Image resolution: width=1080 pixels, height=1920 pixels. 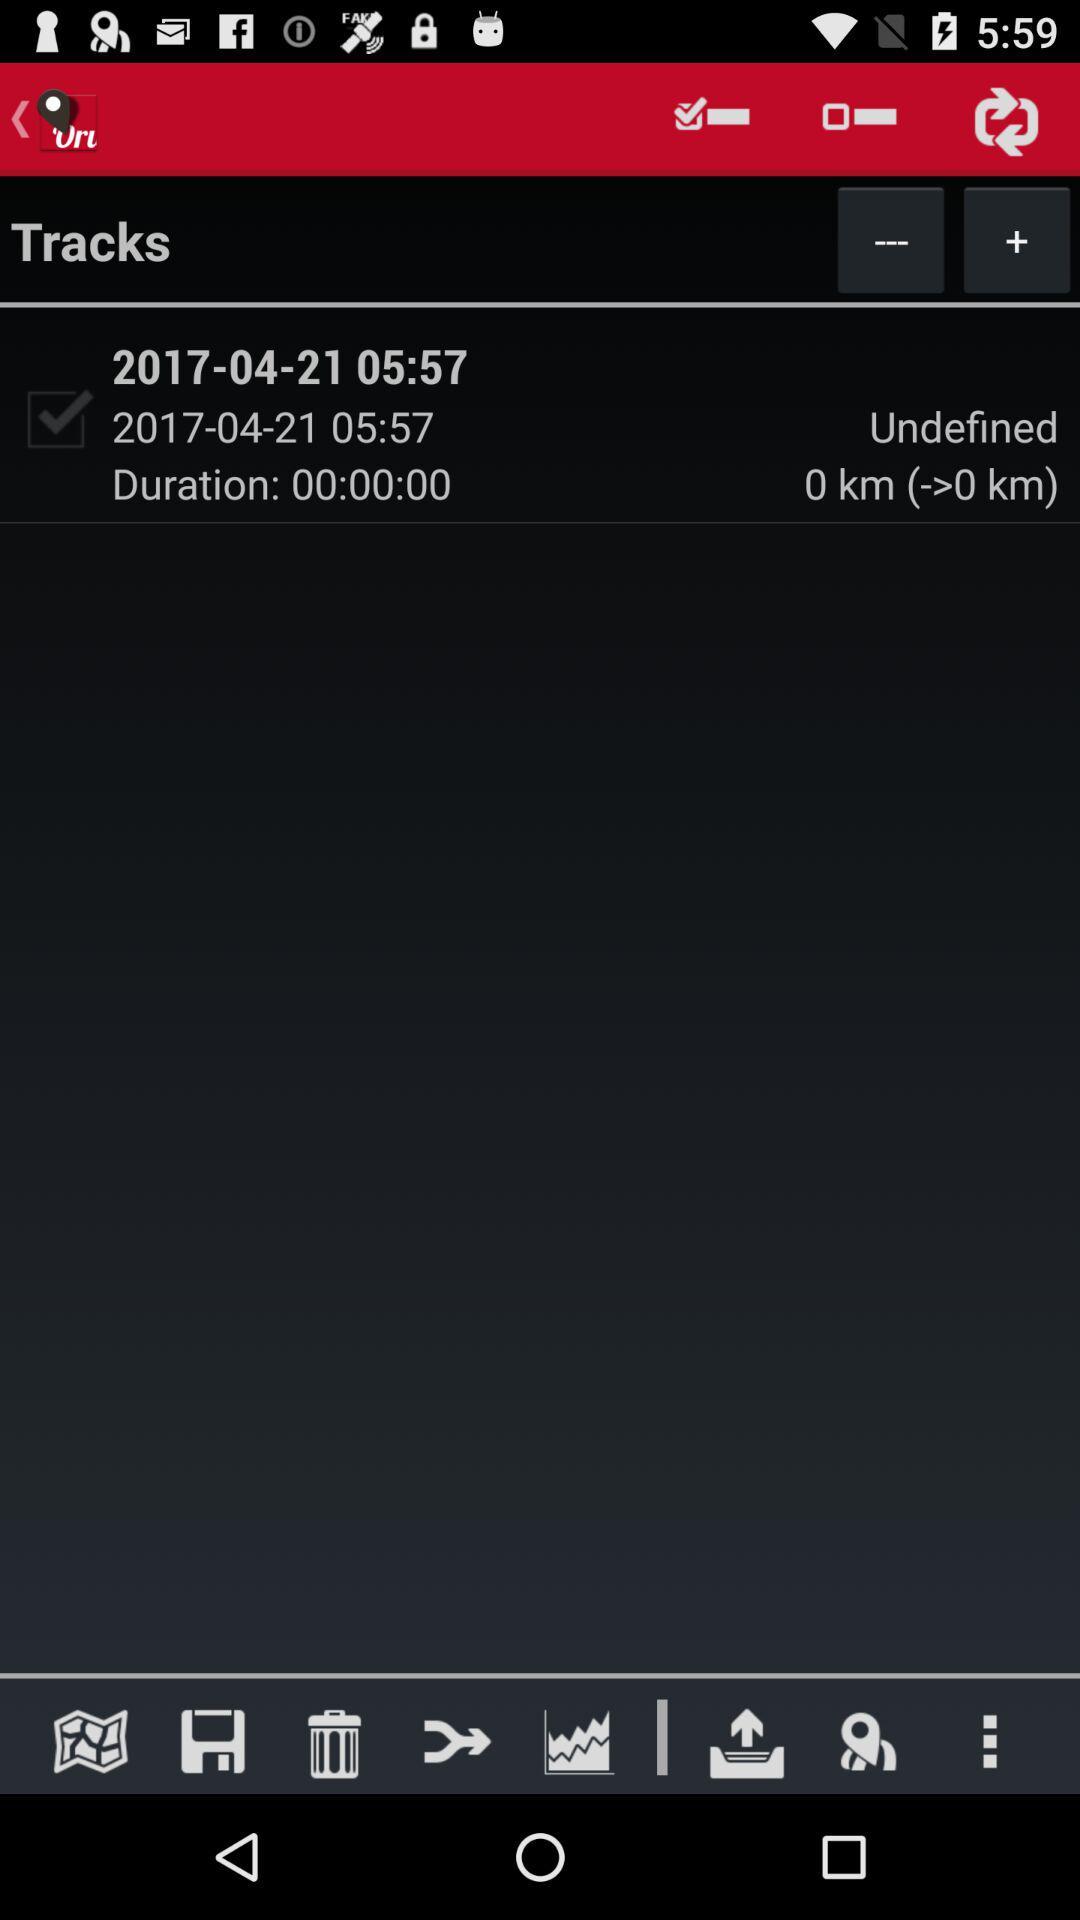 What do you see at coordinates (867, 1740) in the screenshot?
I see `pinpoint location` at bounding box center [867, 1740].